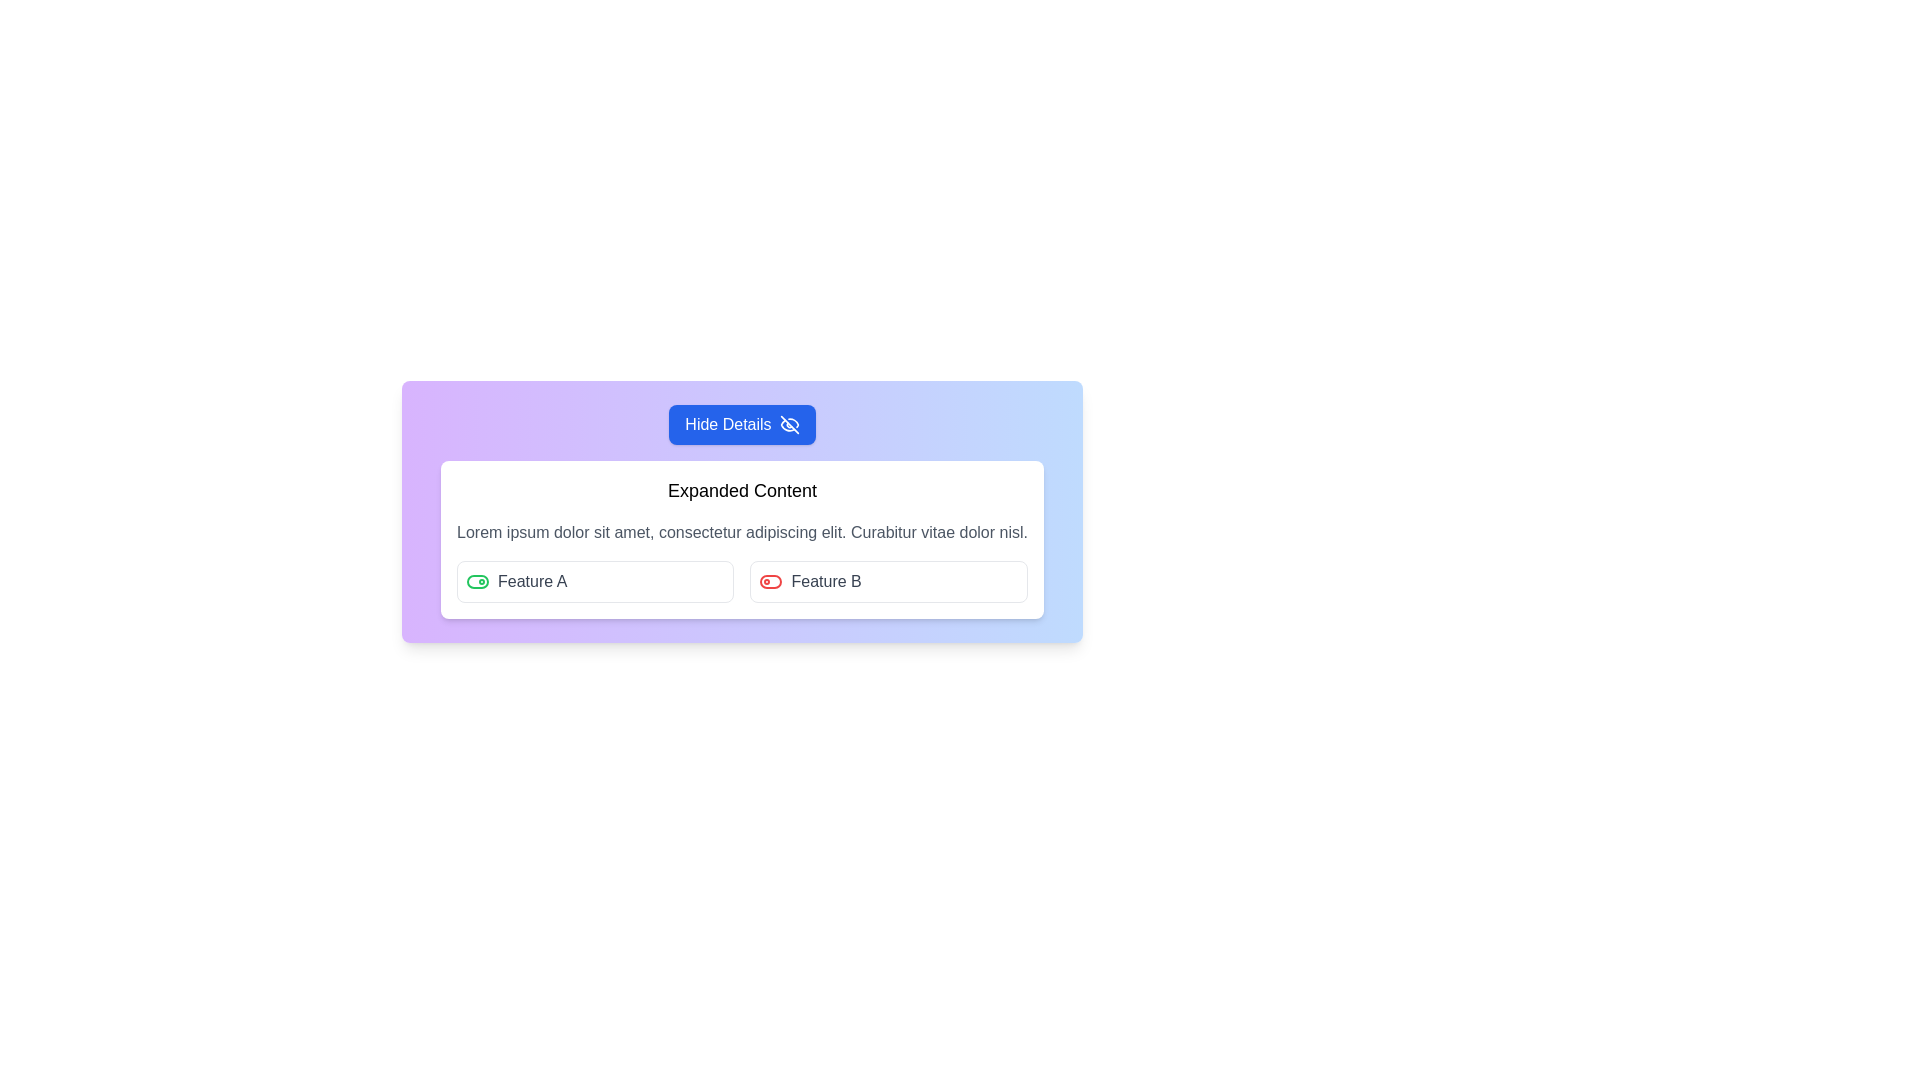 The width and height of the screenshot is (1920, 1080). I want to click on the right-oriented green toggle switch within the 'Feature A' box, so click(477, 582).